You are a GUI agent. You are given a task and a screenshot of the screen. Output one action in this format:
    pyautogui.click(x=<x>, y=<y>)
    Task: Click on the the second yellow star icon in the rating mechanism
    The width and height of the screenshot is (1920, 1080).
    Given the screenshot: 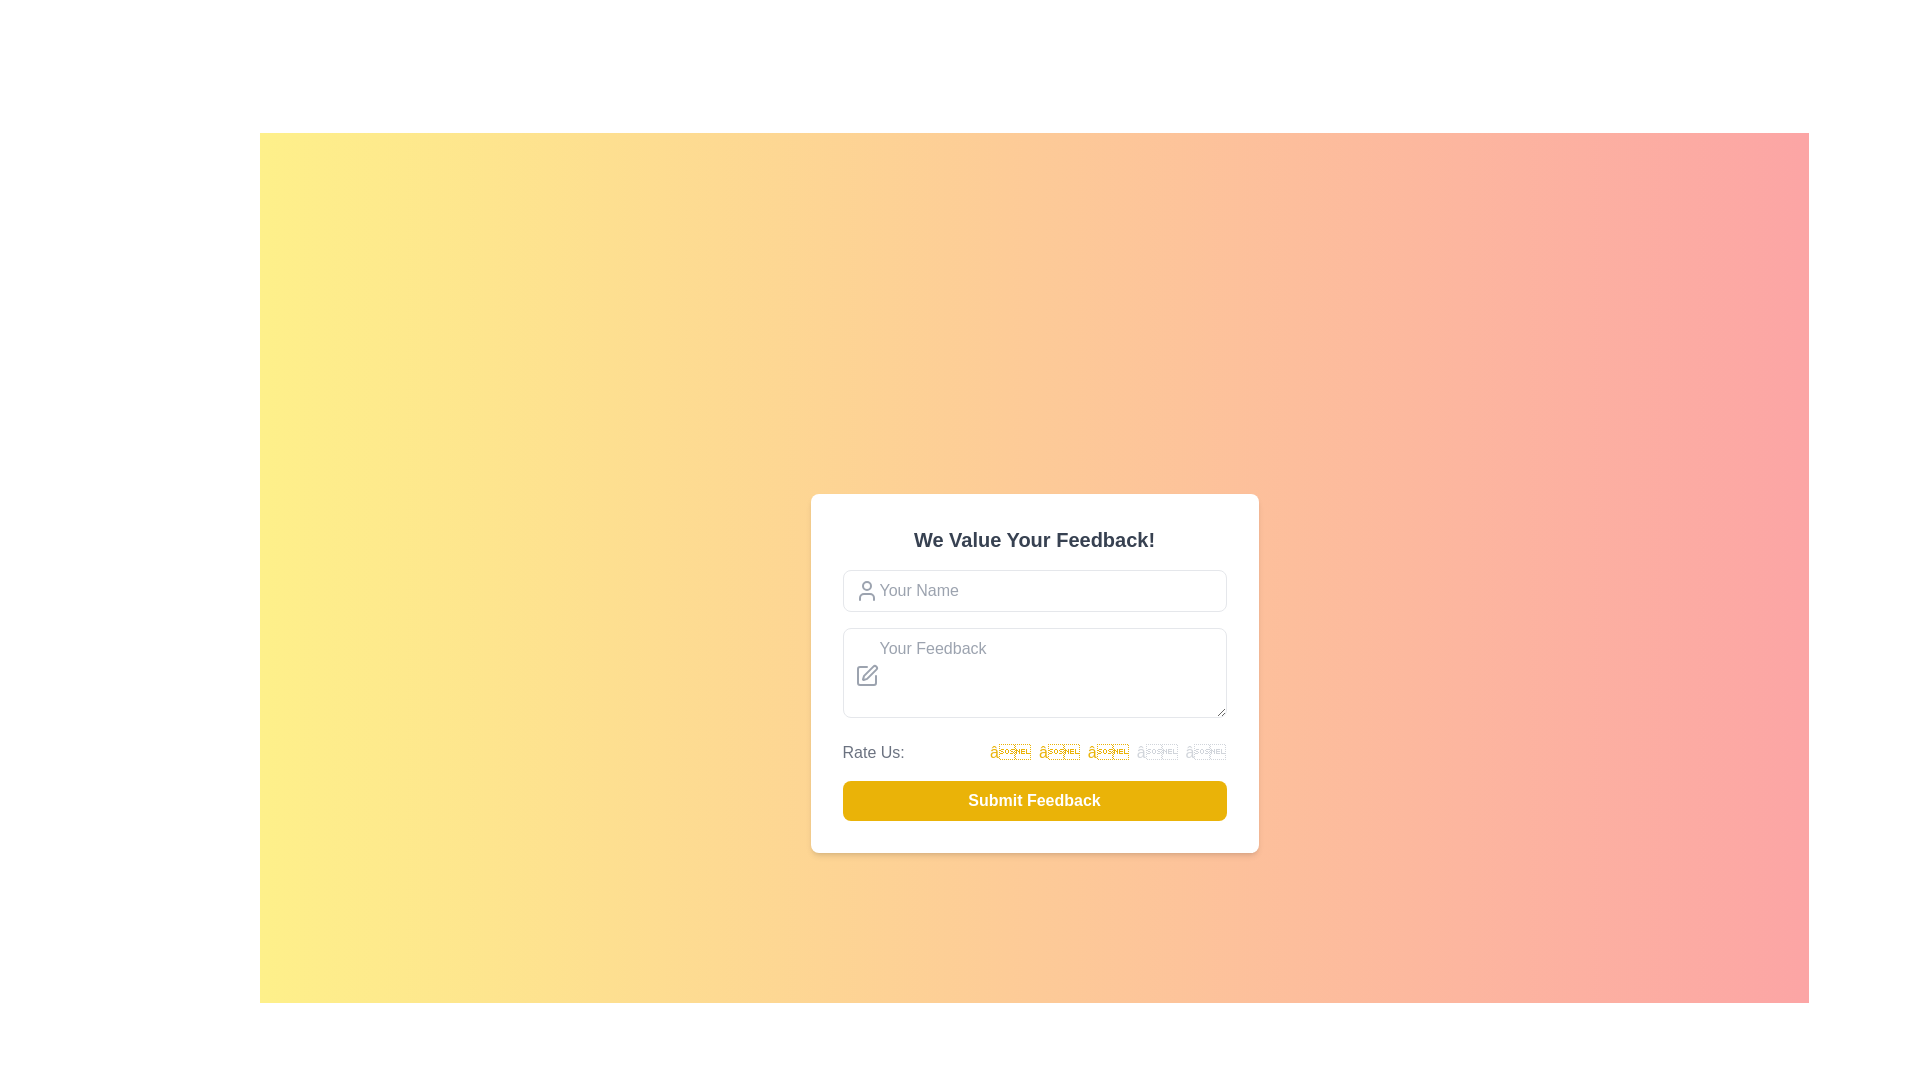 What is the action you would take?
    pyautogui.click(x=1058, y=752)
    